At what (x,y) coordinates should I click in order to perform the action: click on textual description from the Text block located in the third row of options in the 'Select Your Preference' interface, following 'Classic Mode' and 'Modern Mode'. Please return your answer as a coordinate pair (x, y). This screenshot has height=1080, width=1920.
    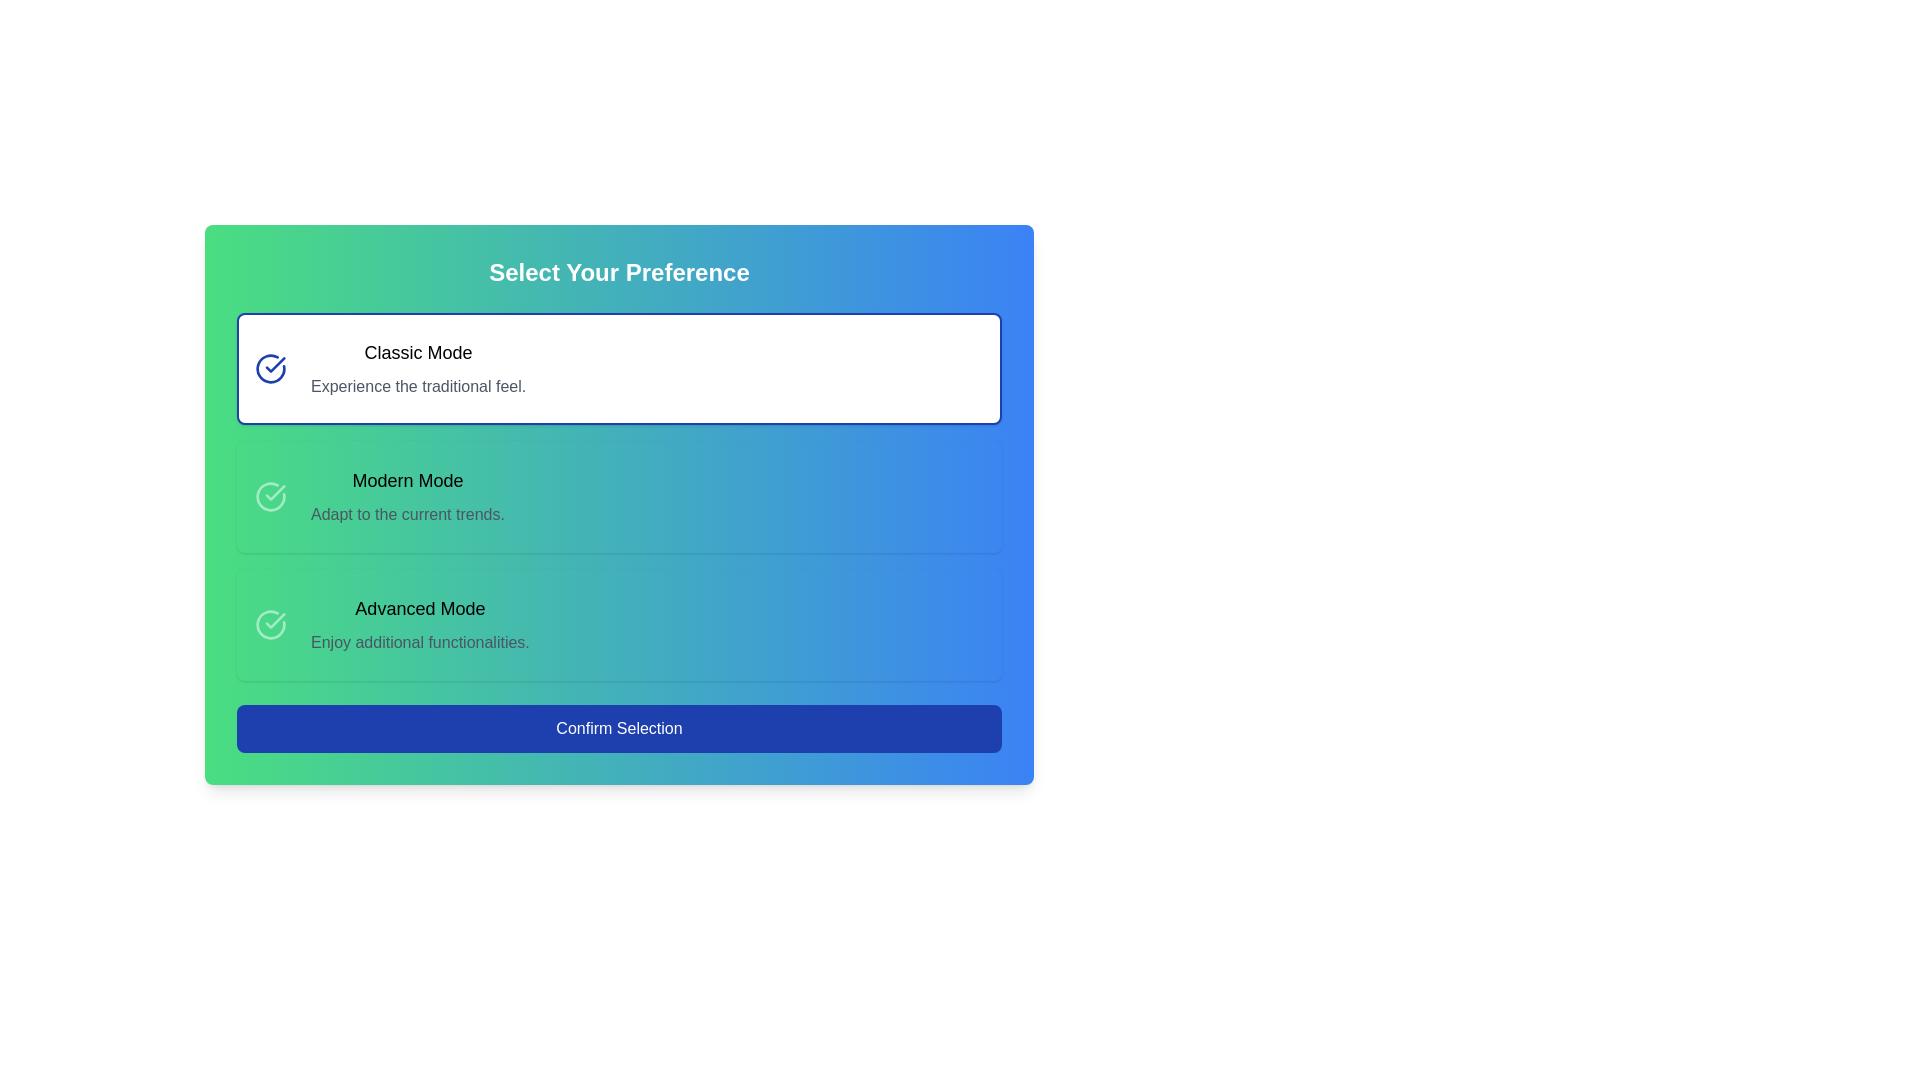
    Looking at the image, I should click on (419, 623).